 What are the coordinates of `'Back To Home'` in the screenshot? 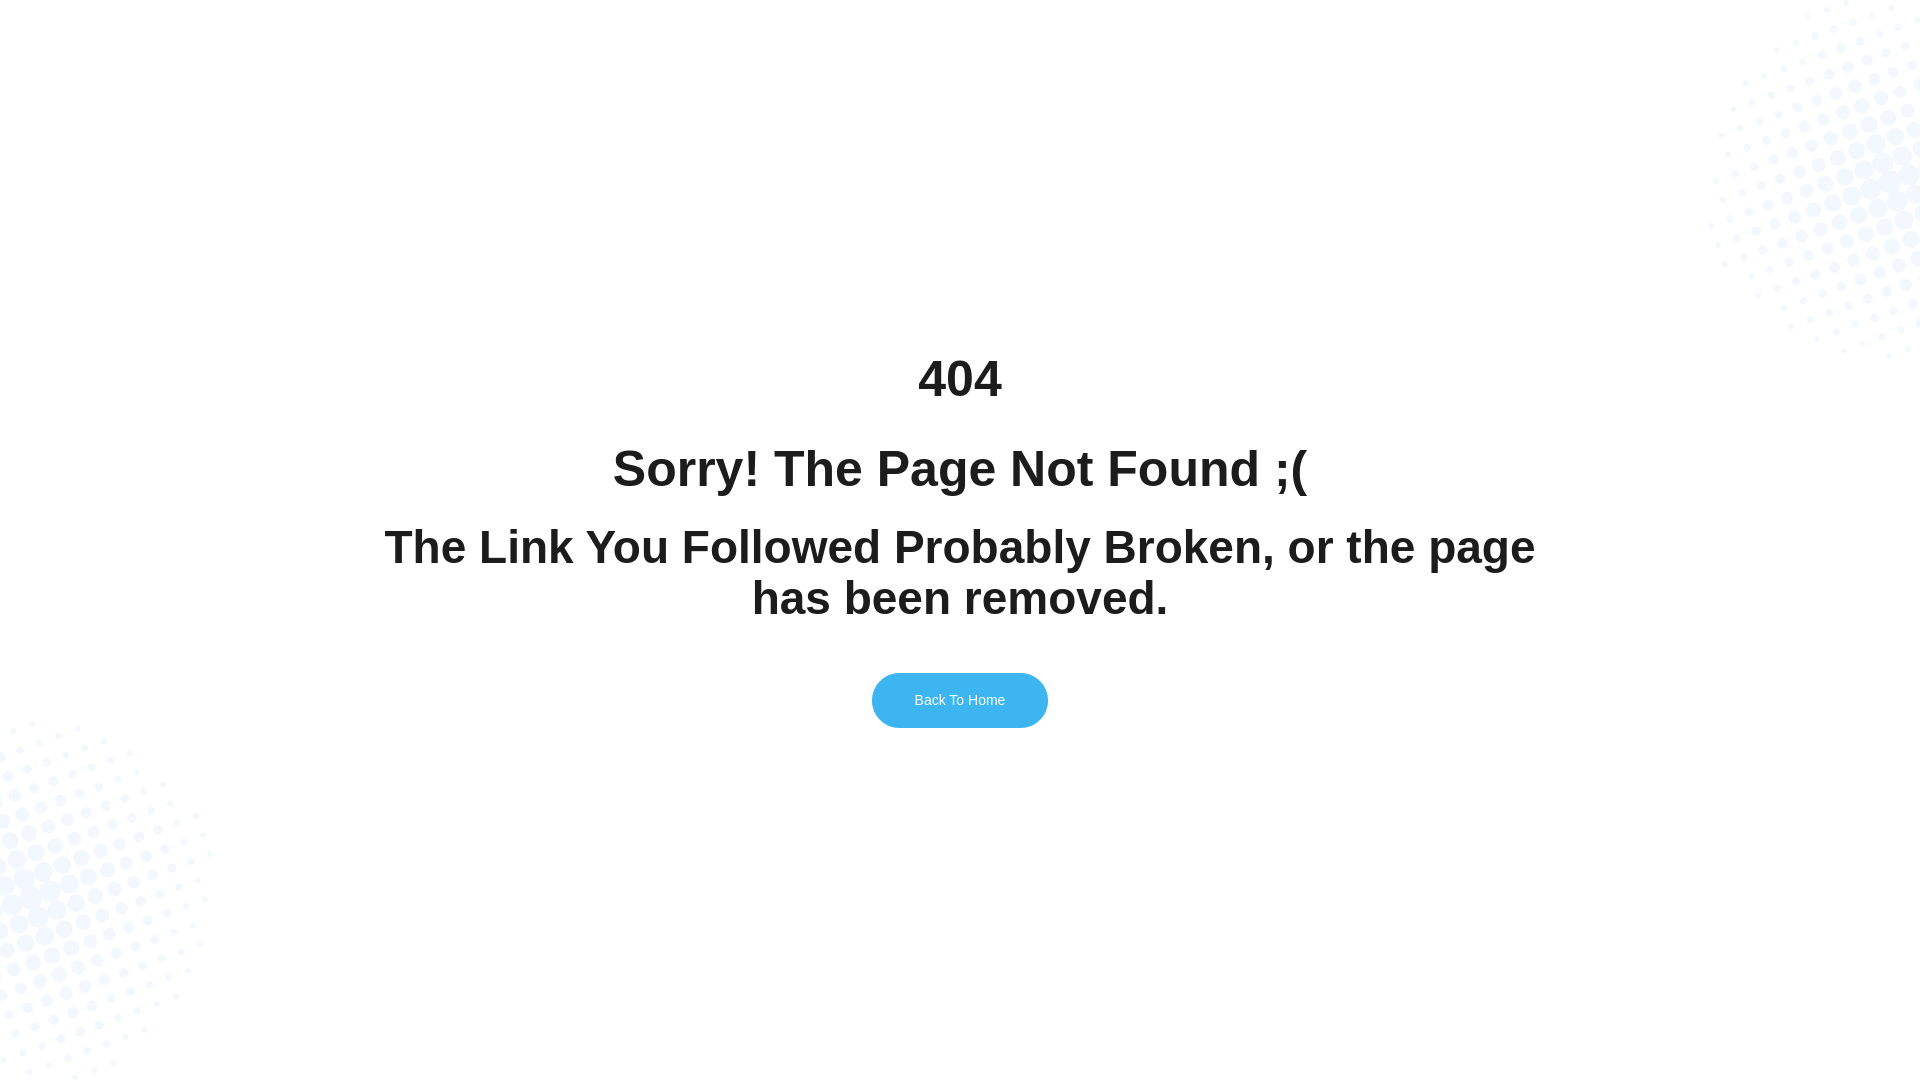 It's located at (960, 699).